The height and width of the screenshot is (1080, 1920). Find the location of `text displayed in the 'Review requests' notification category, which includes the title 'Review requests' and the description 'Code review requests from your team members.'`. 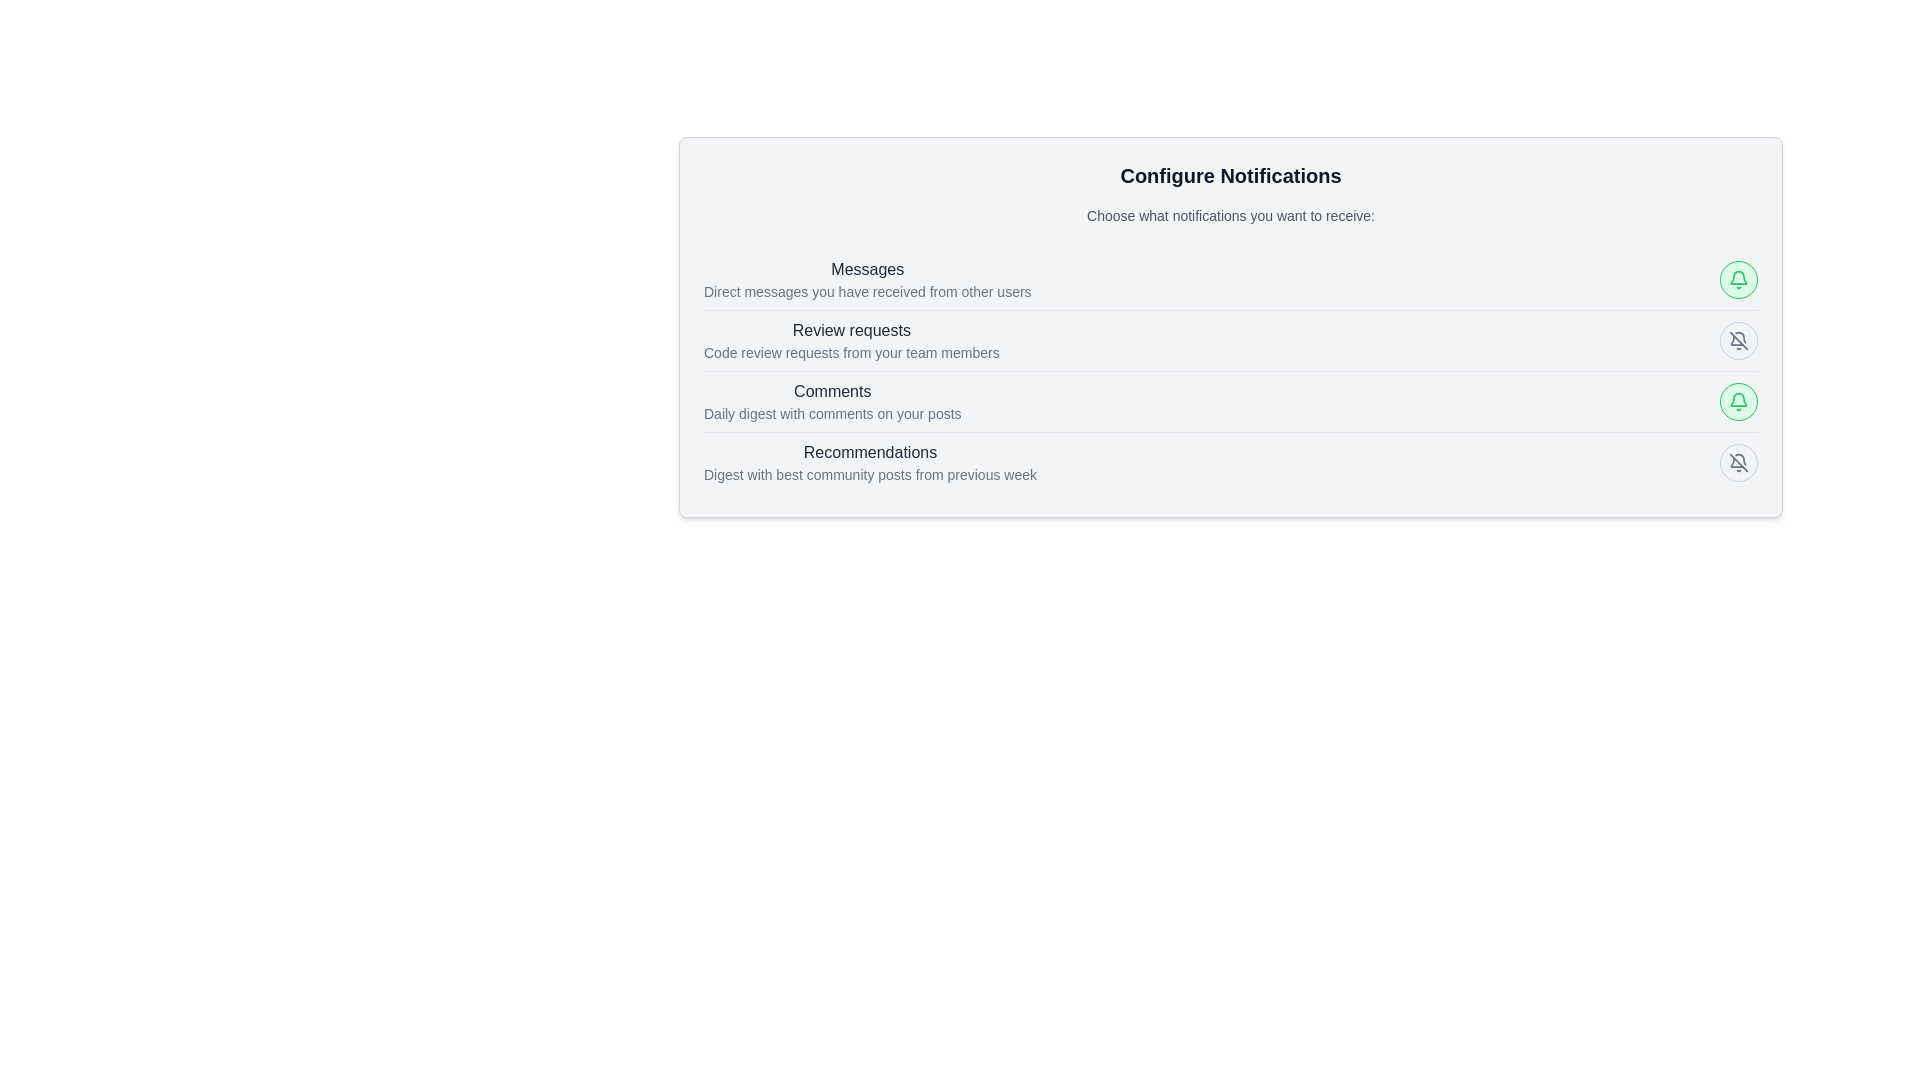

text displayed in the 'Review requests' notification category, which includes the title 'Review requests' and the description 'Code review requests from your team members.' is located at coordinates (851, 339).